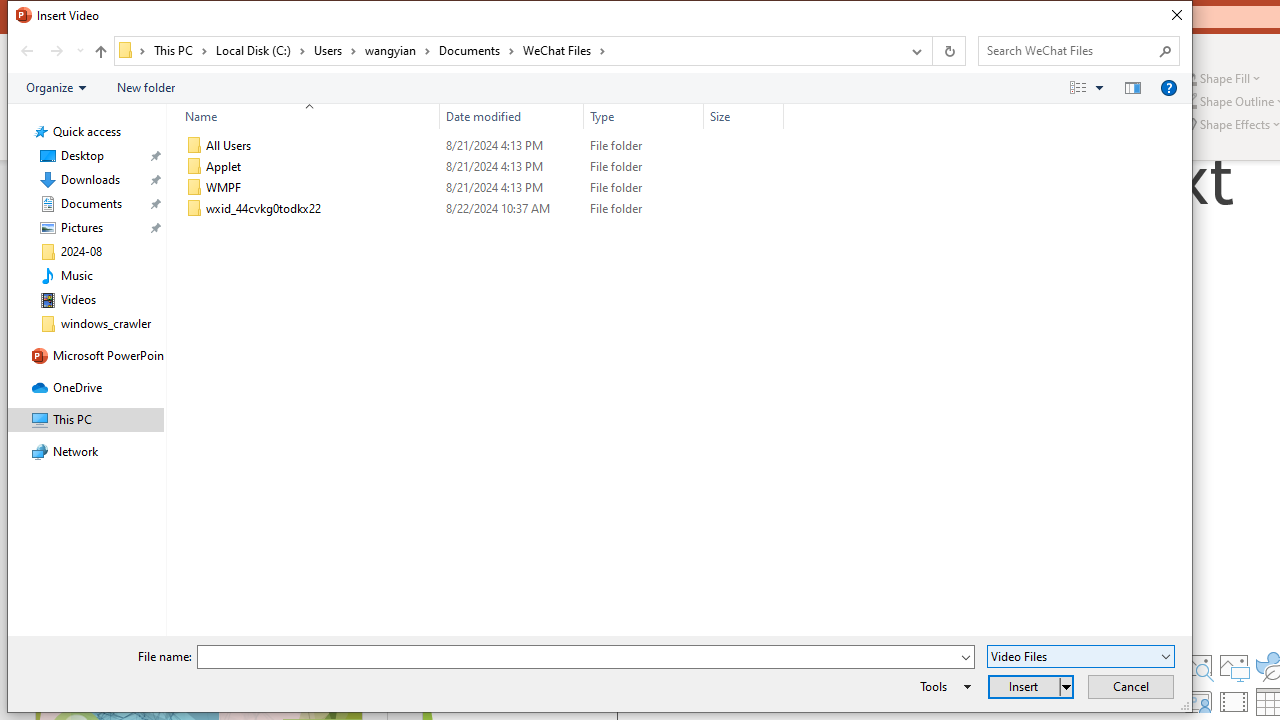 The image size is (1280, 720). Describe the element at coordinates (941, 685) in the screenshot. I see `'Tools'` at that location.